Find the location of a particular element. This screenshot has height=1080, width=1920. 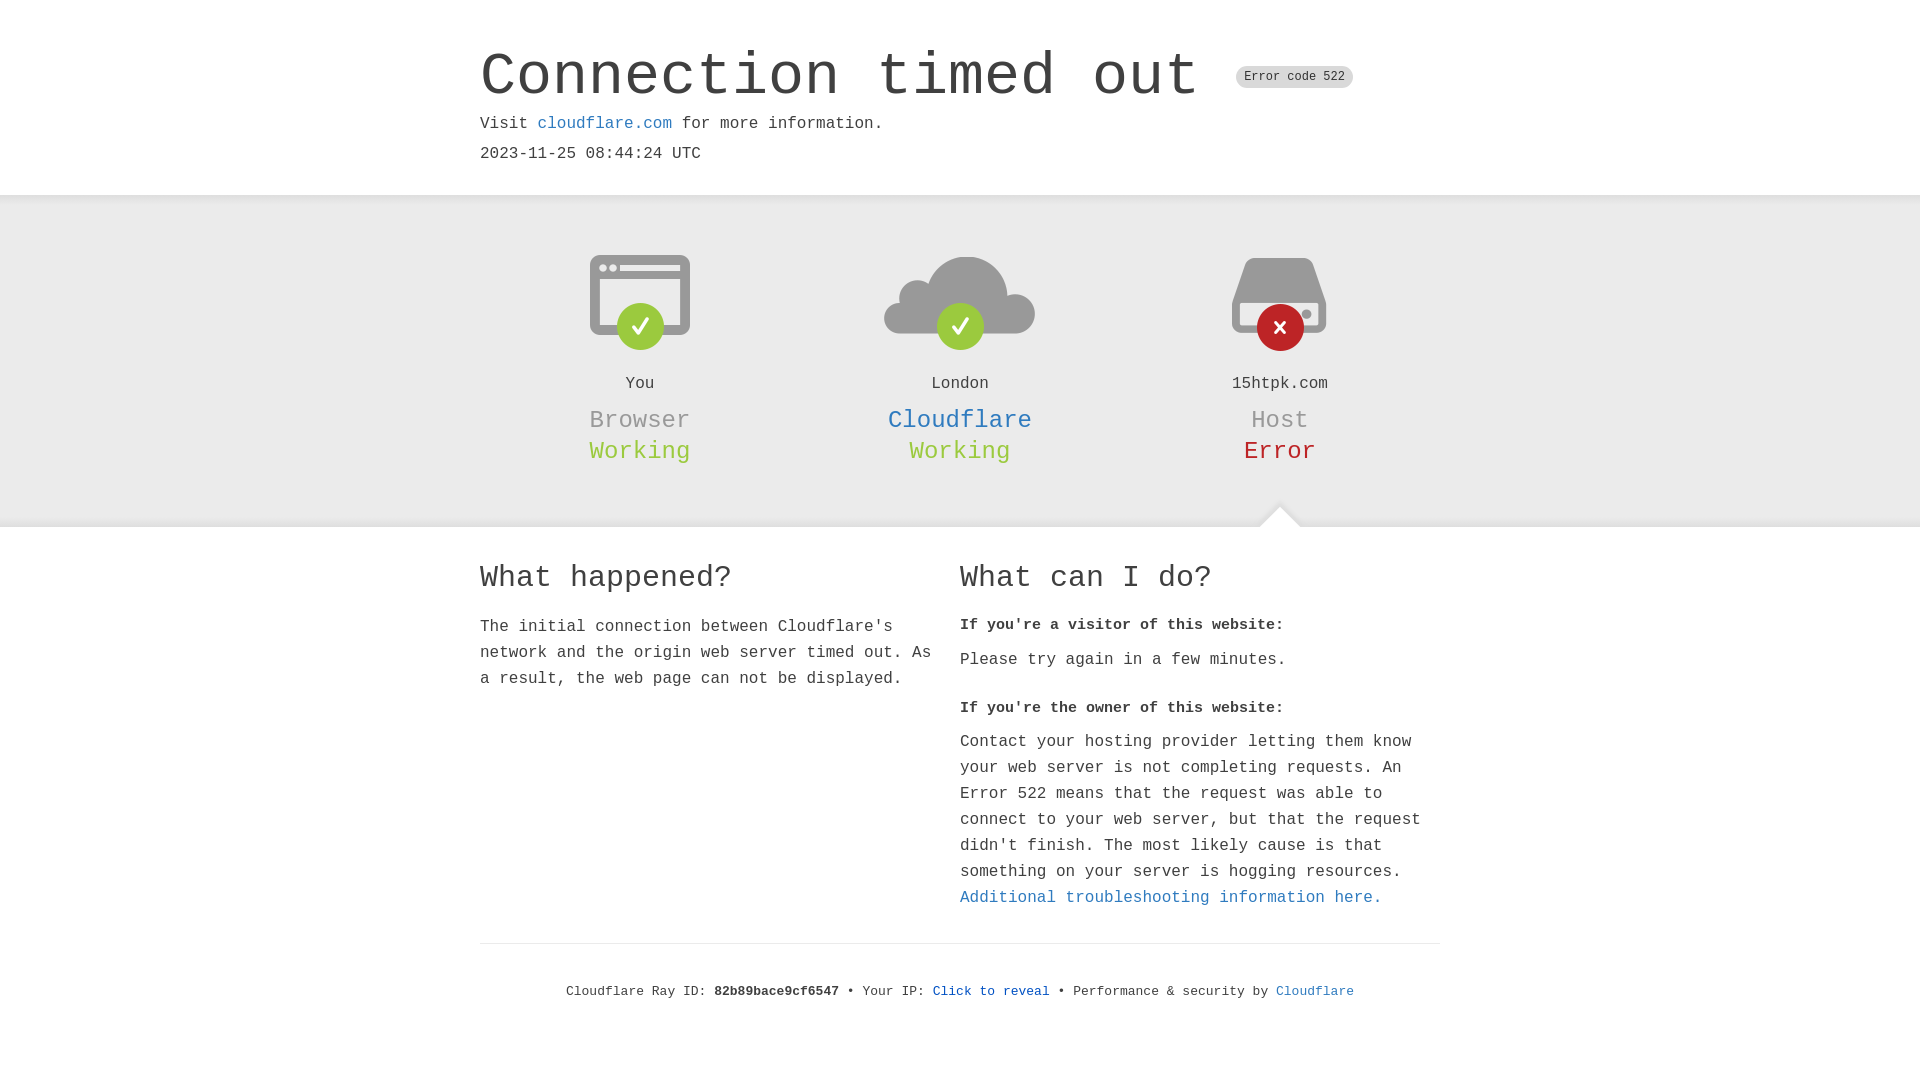

'Additional troubleshooting information here.' is located at coordinates (1171, 897).